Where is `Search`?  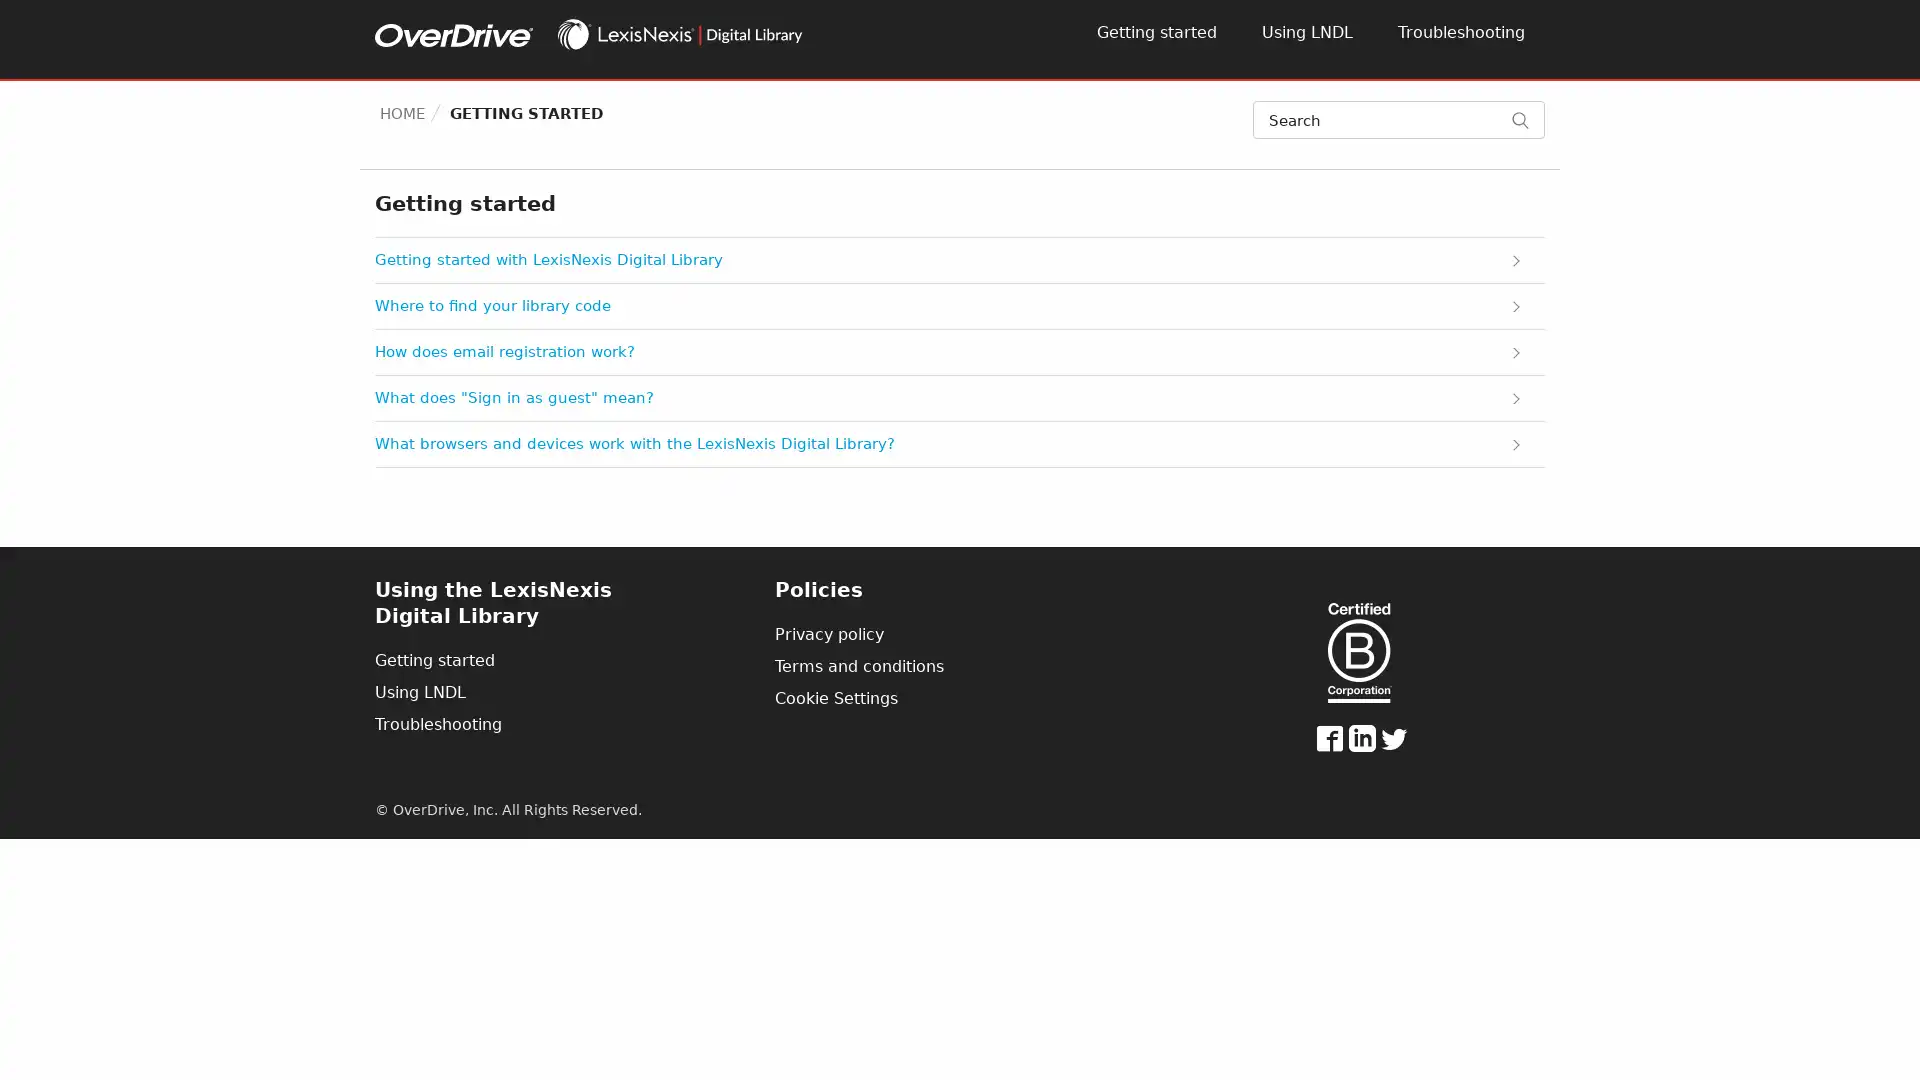
Search is located at coordinates (1527, 119).